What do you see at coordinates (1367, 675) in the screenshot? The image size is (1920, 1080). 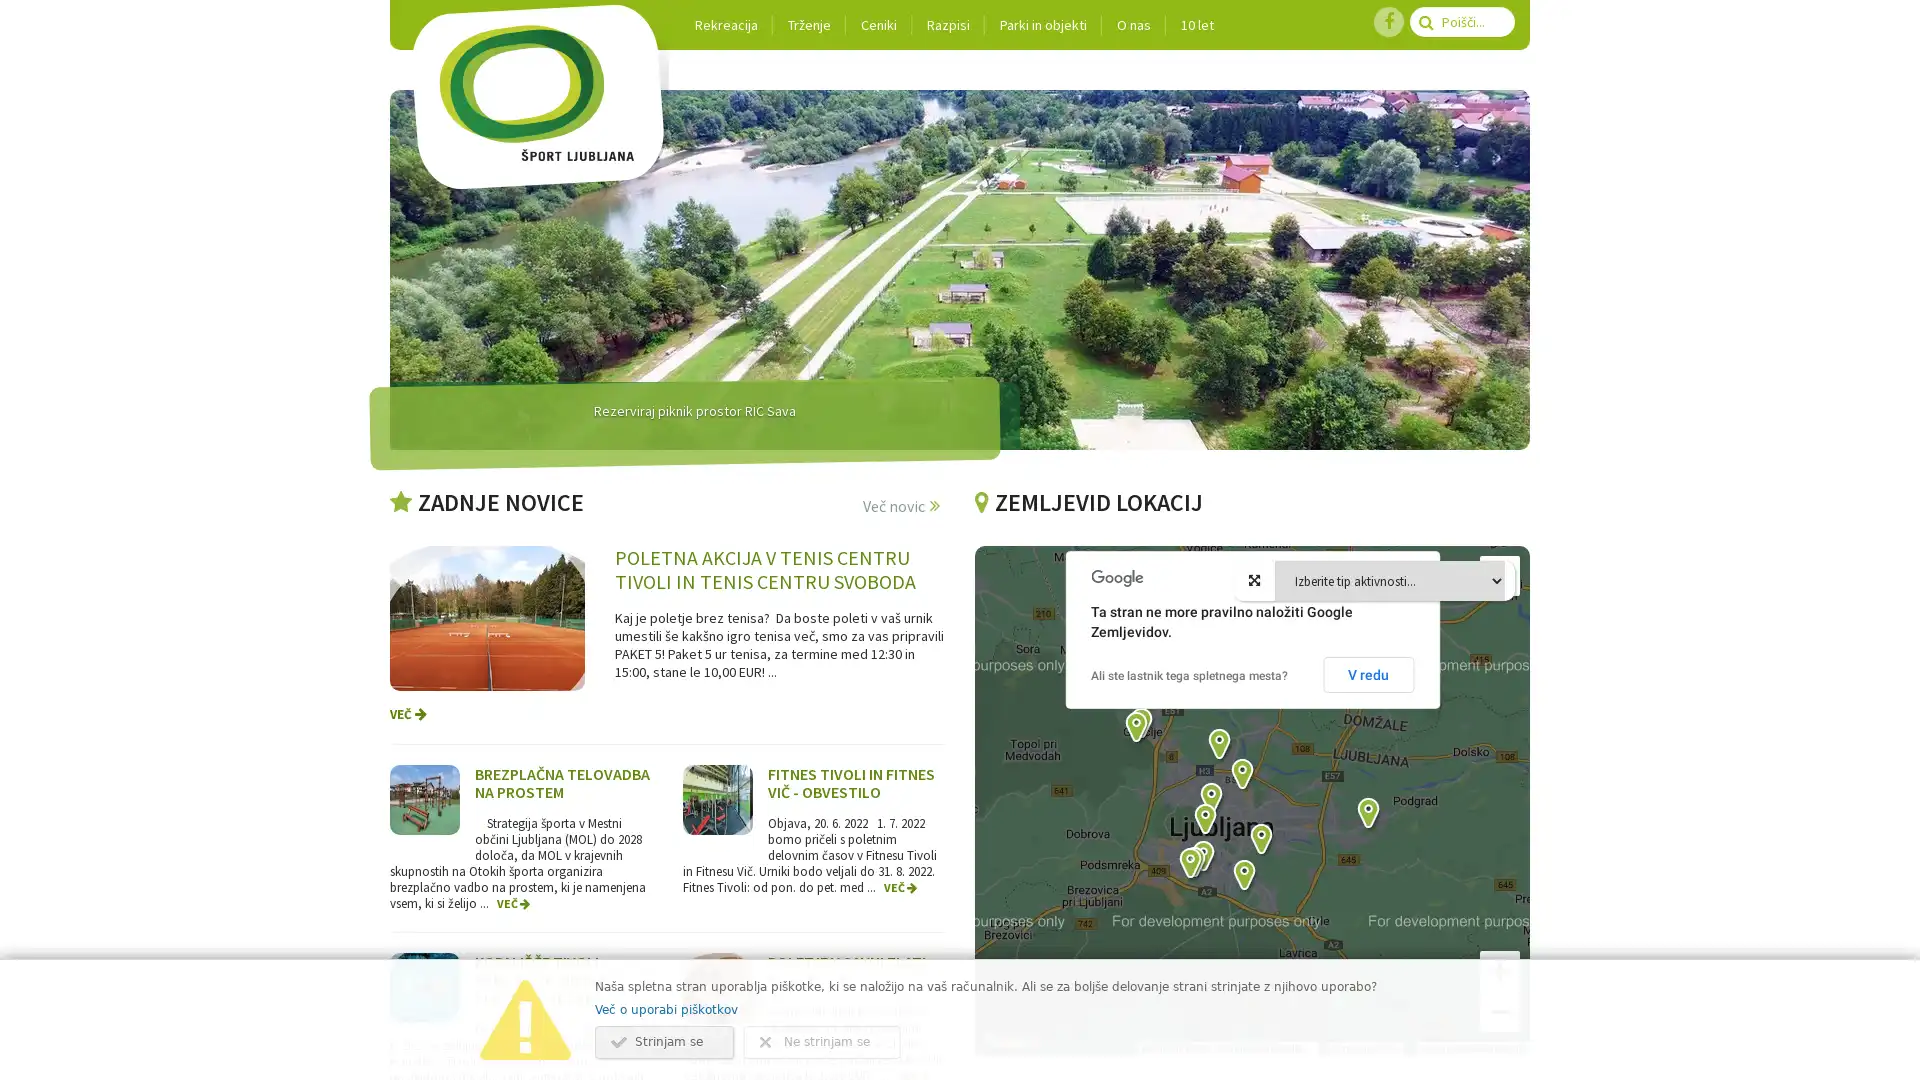 I see `V redu` at bounding box center [1367, 675].